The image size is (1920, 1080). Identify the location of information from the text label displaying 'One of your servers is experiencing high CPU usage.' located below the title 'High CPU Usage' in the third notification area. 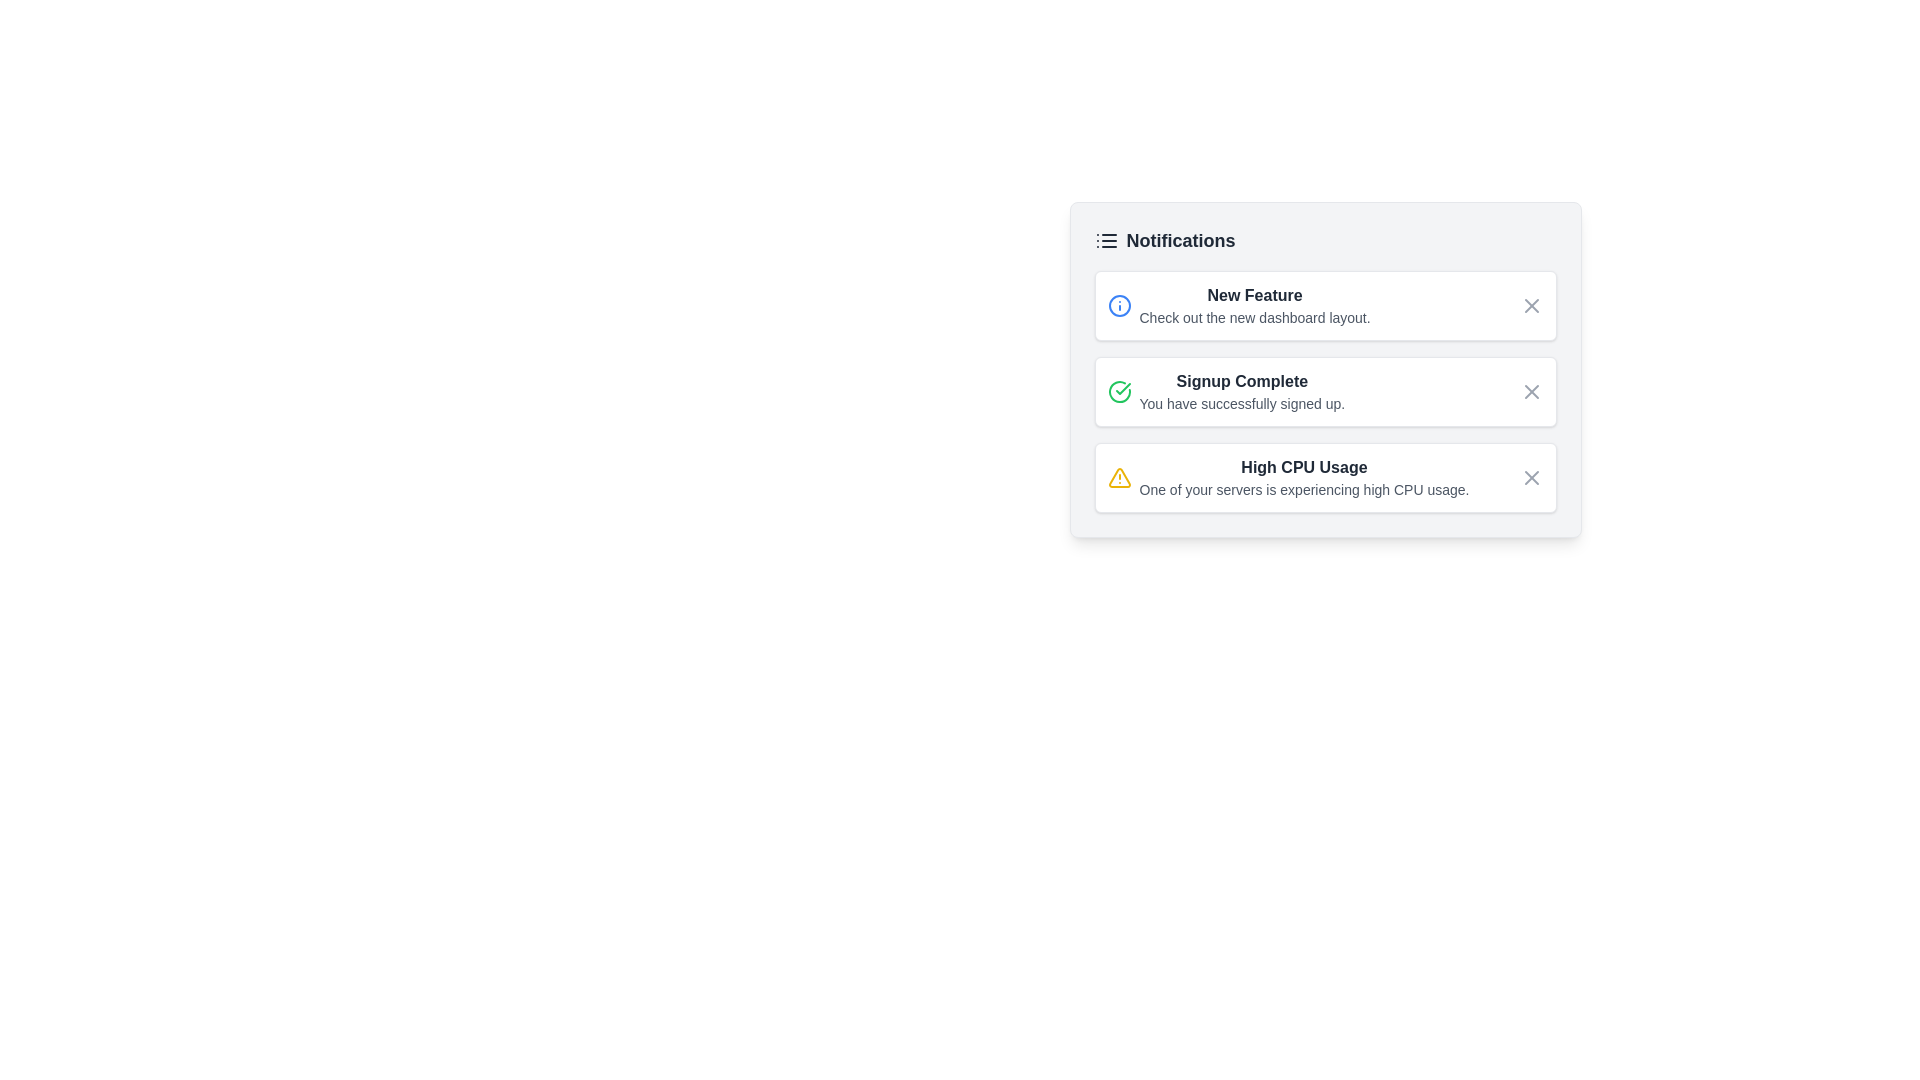
(1304, 489).